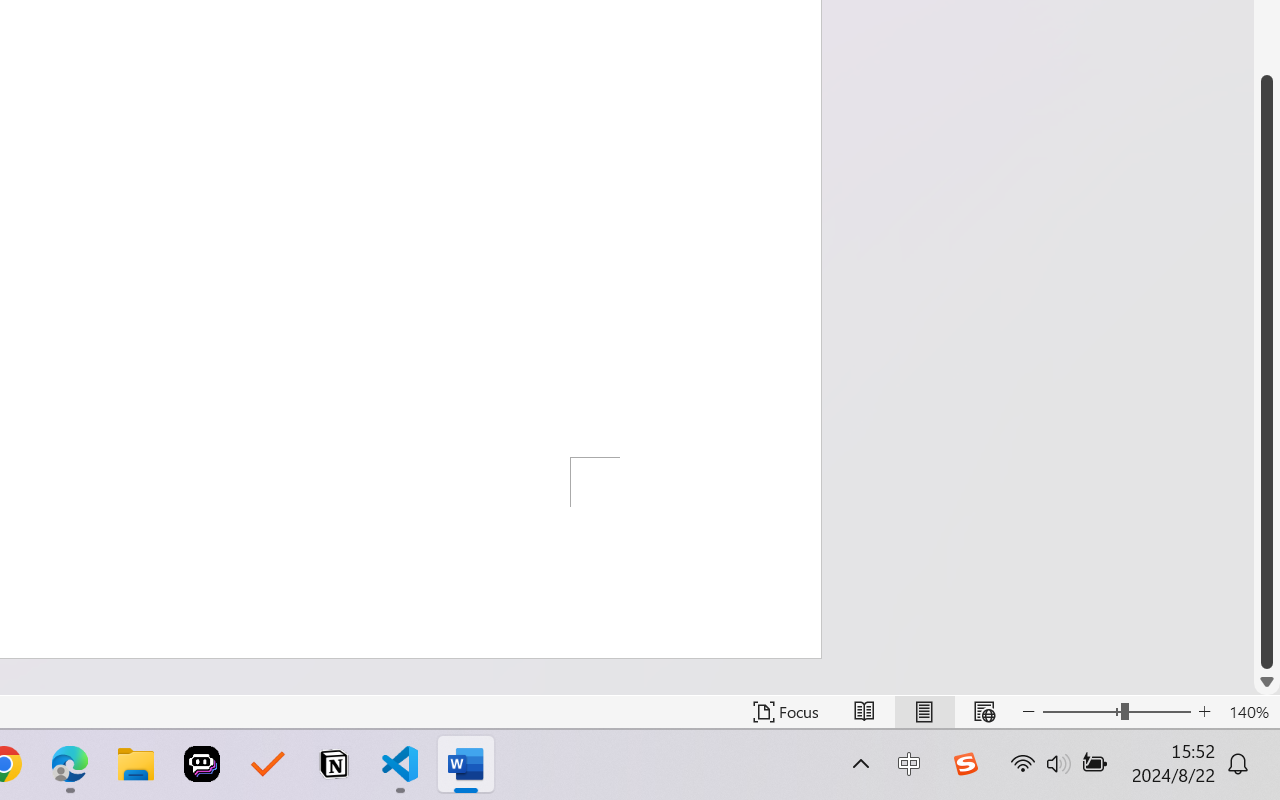 This screenshot has width=1280, height=800. Describe the element at coordinates (864, 711) in the screenshot. I see `'Read Mode'` at that location.